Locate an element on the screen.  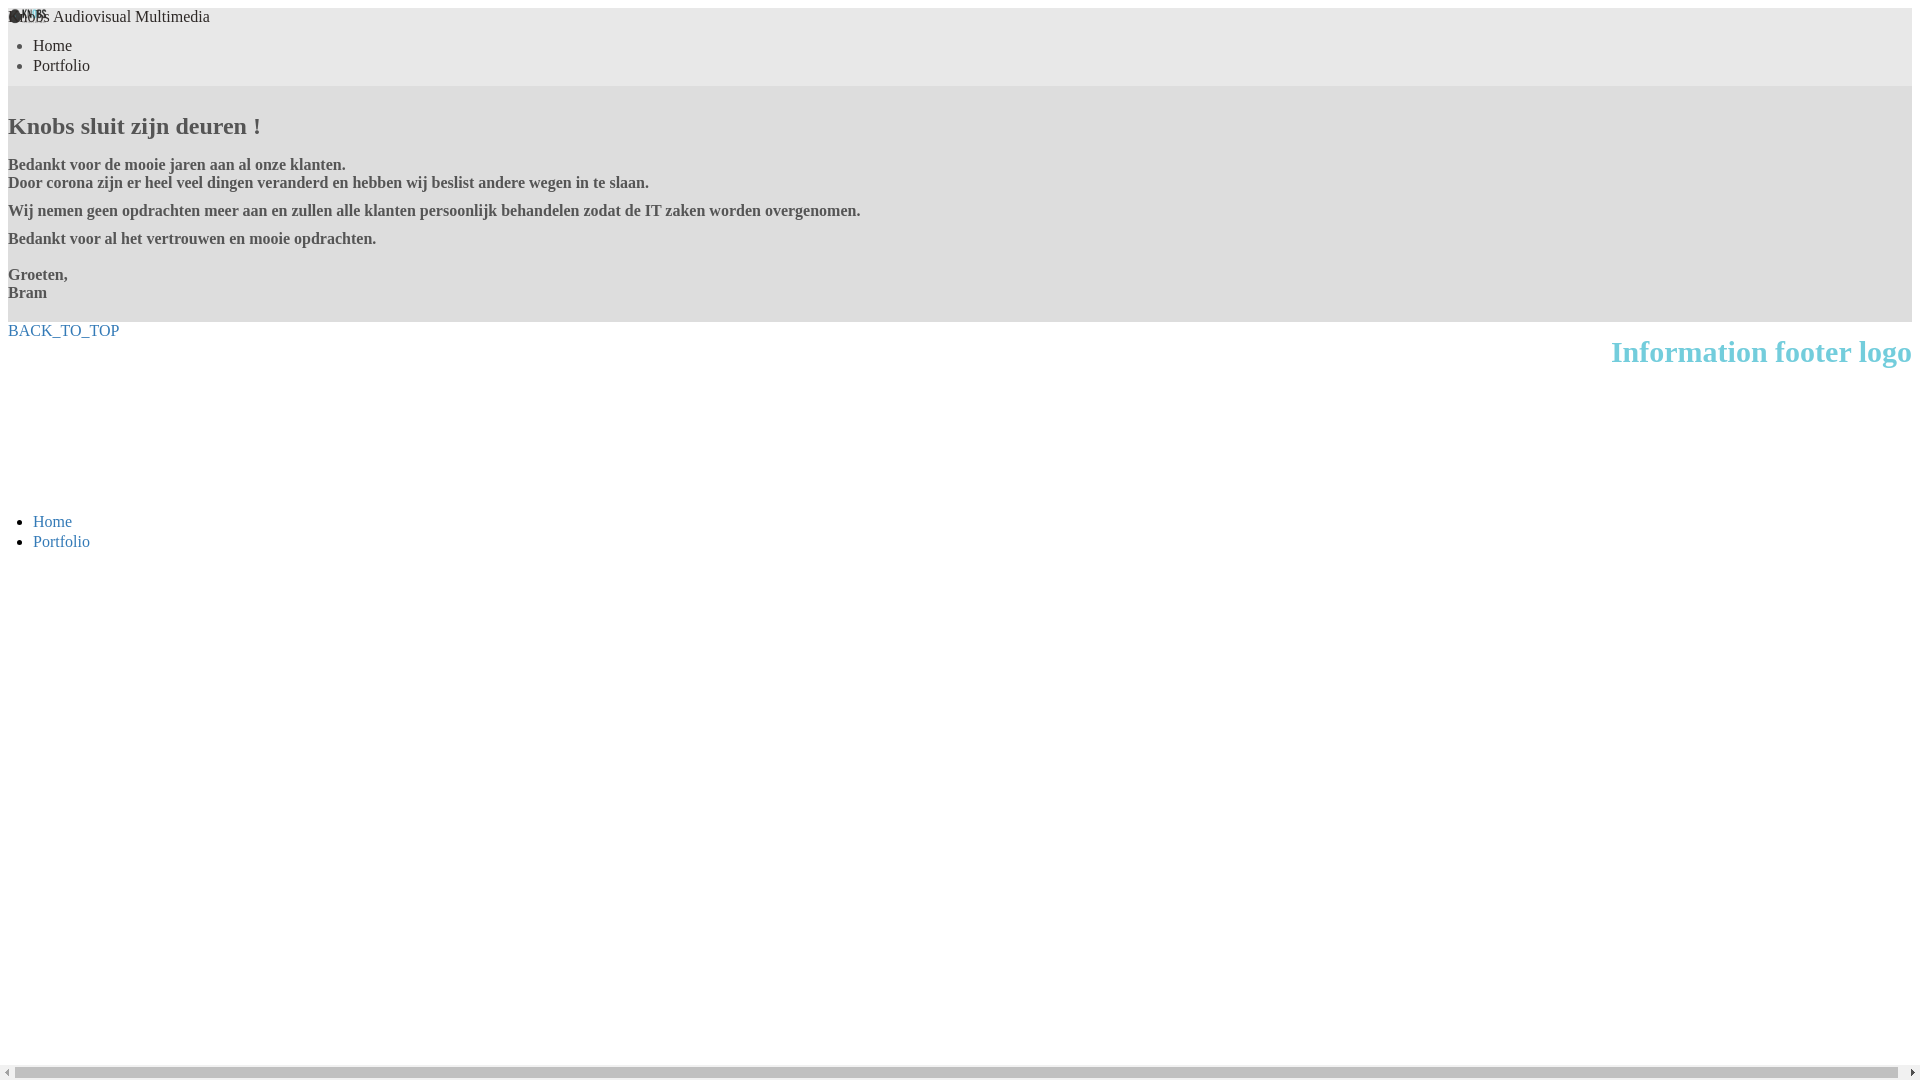
'Home' is located at coordinates (52, 45).